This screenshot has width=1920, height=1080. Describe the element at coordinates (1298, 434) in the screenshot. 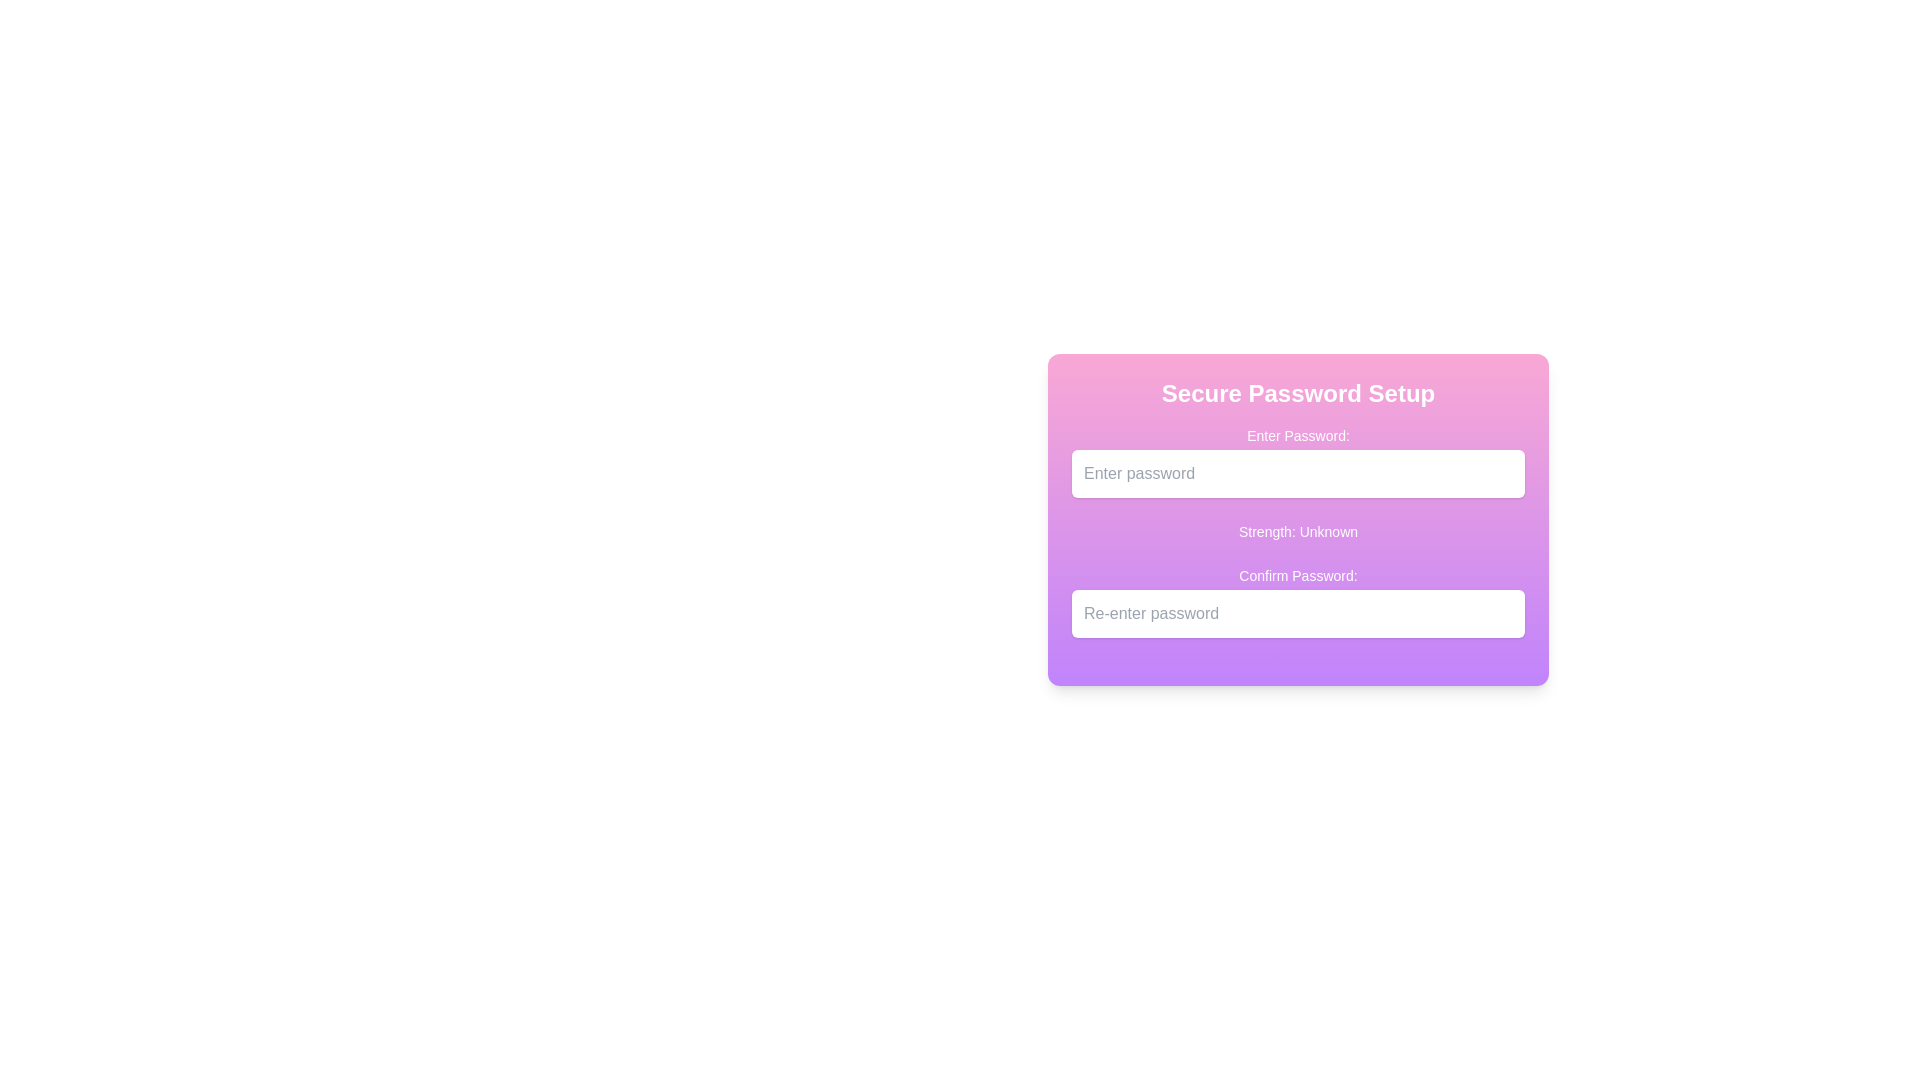

I see `label that provides context and instructions for the password input field located within the 'Secure Password Setup' form, positioned above the password input field` at that location.